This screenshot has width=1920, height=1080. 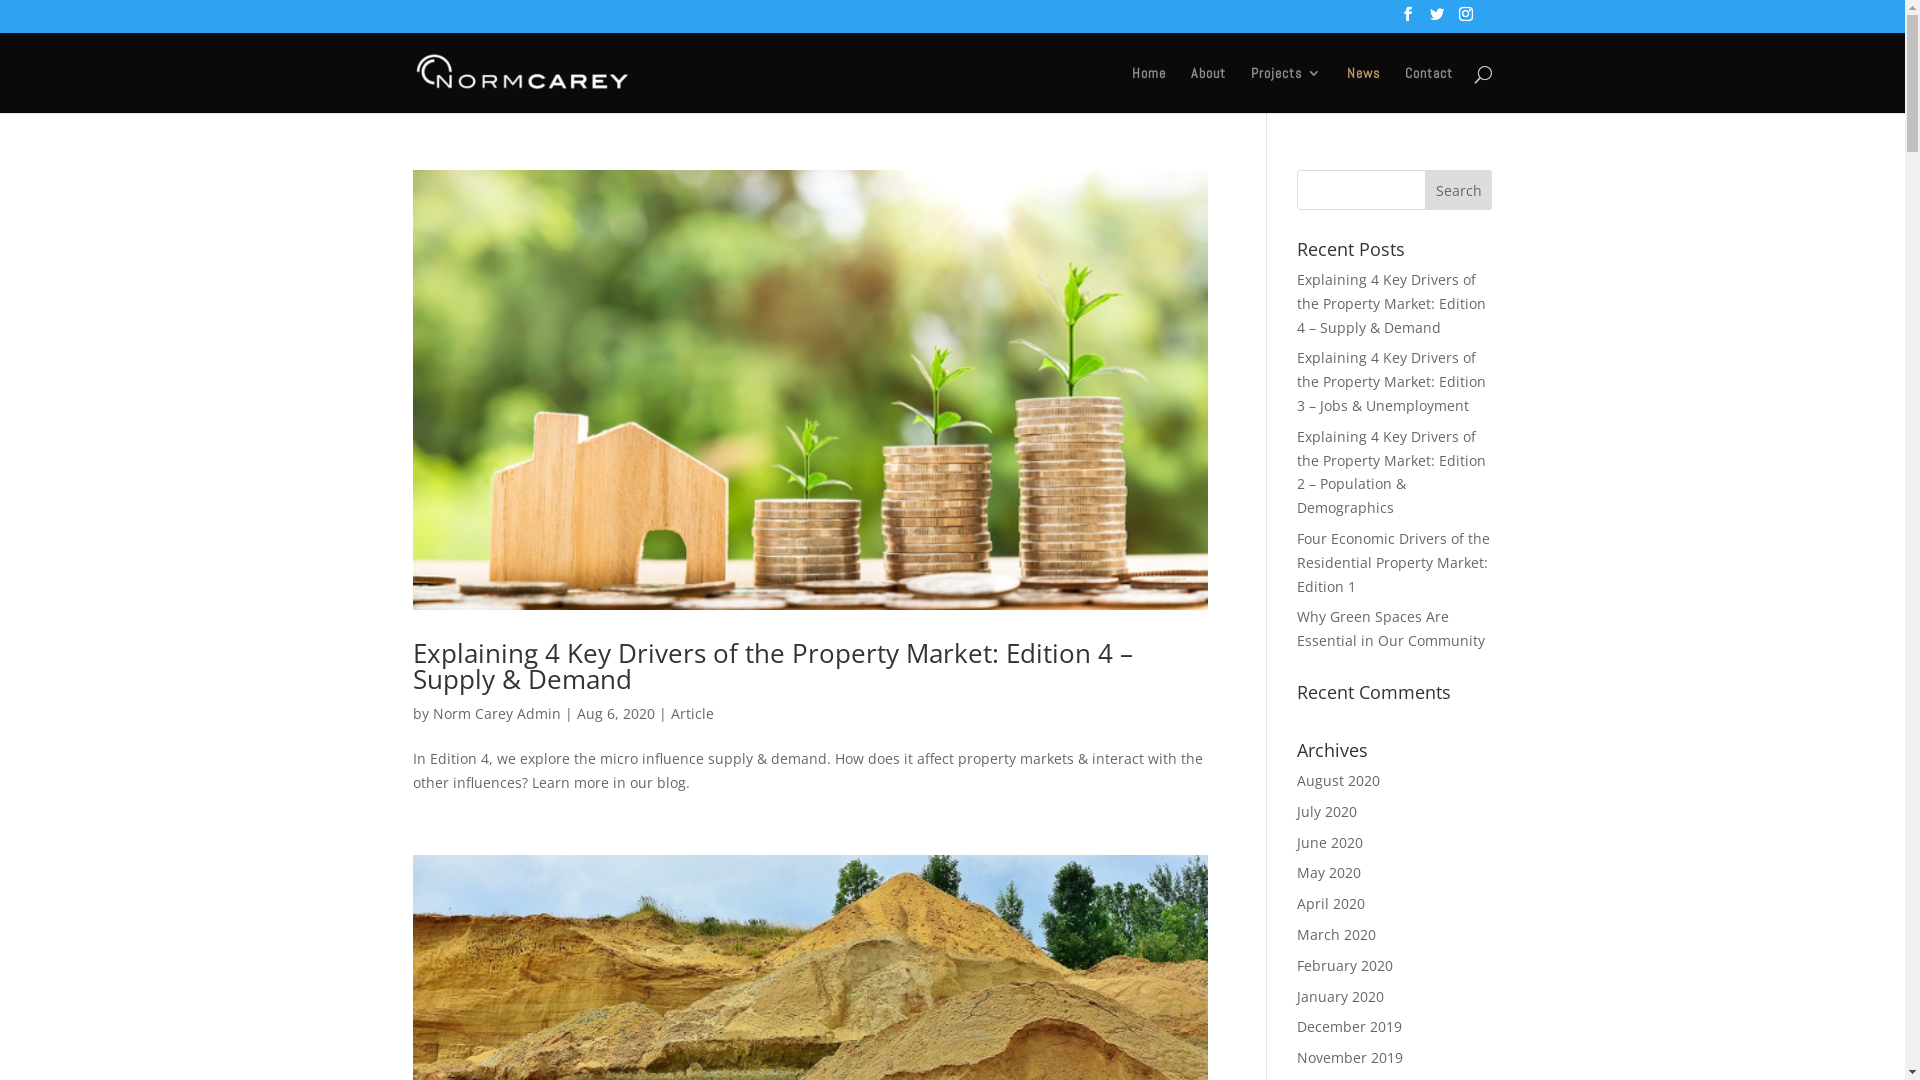 What do you see at coordinates (1361, 88) in the screenshot?
I see `'News'` at bounding box center [1361, 88].